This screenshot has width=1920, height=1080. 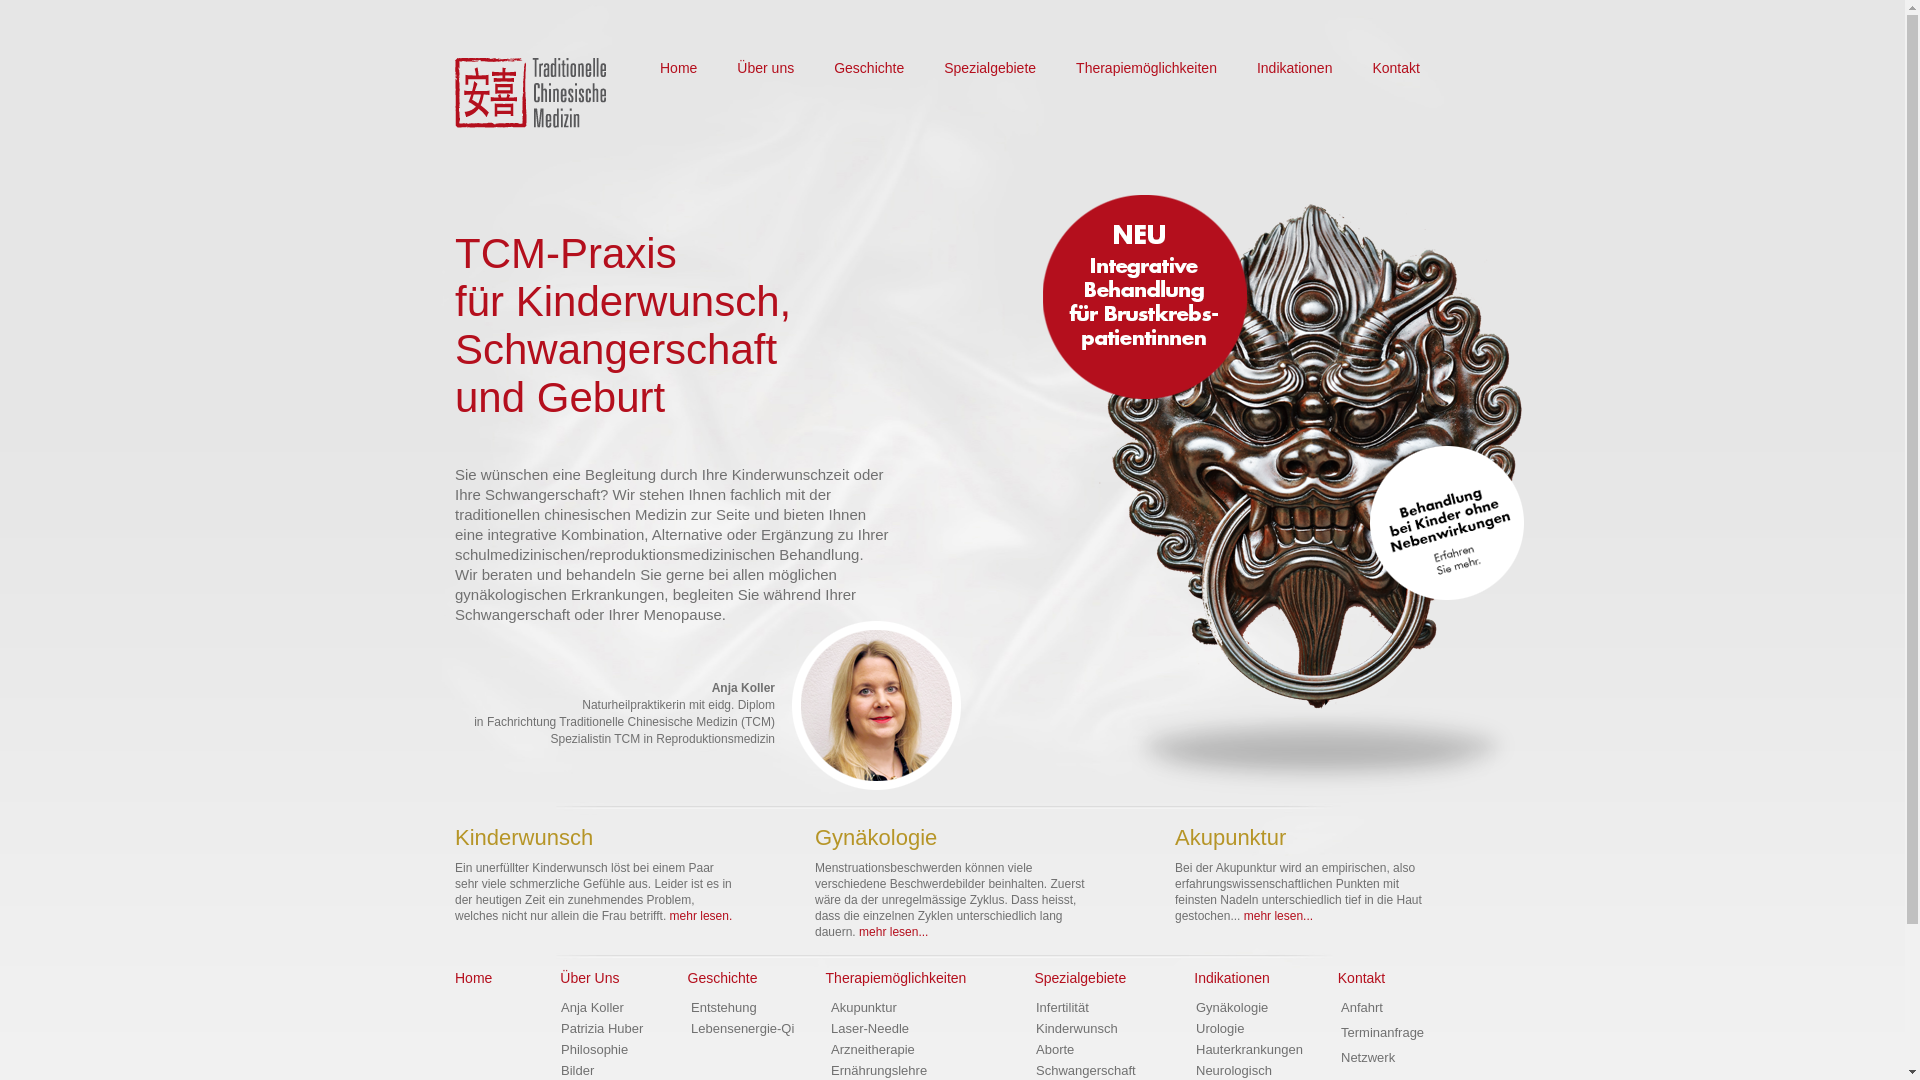 I want to click on 'Schwangerschaft', so click(x=1084, y=1069).